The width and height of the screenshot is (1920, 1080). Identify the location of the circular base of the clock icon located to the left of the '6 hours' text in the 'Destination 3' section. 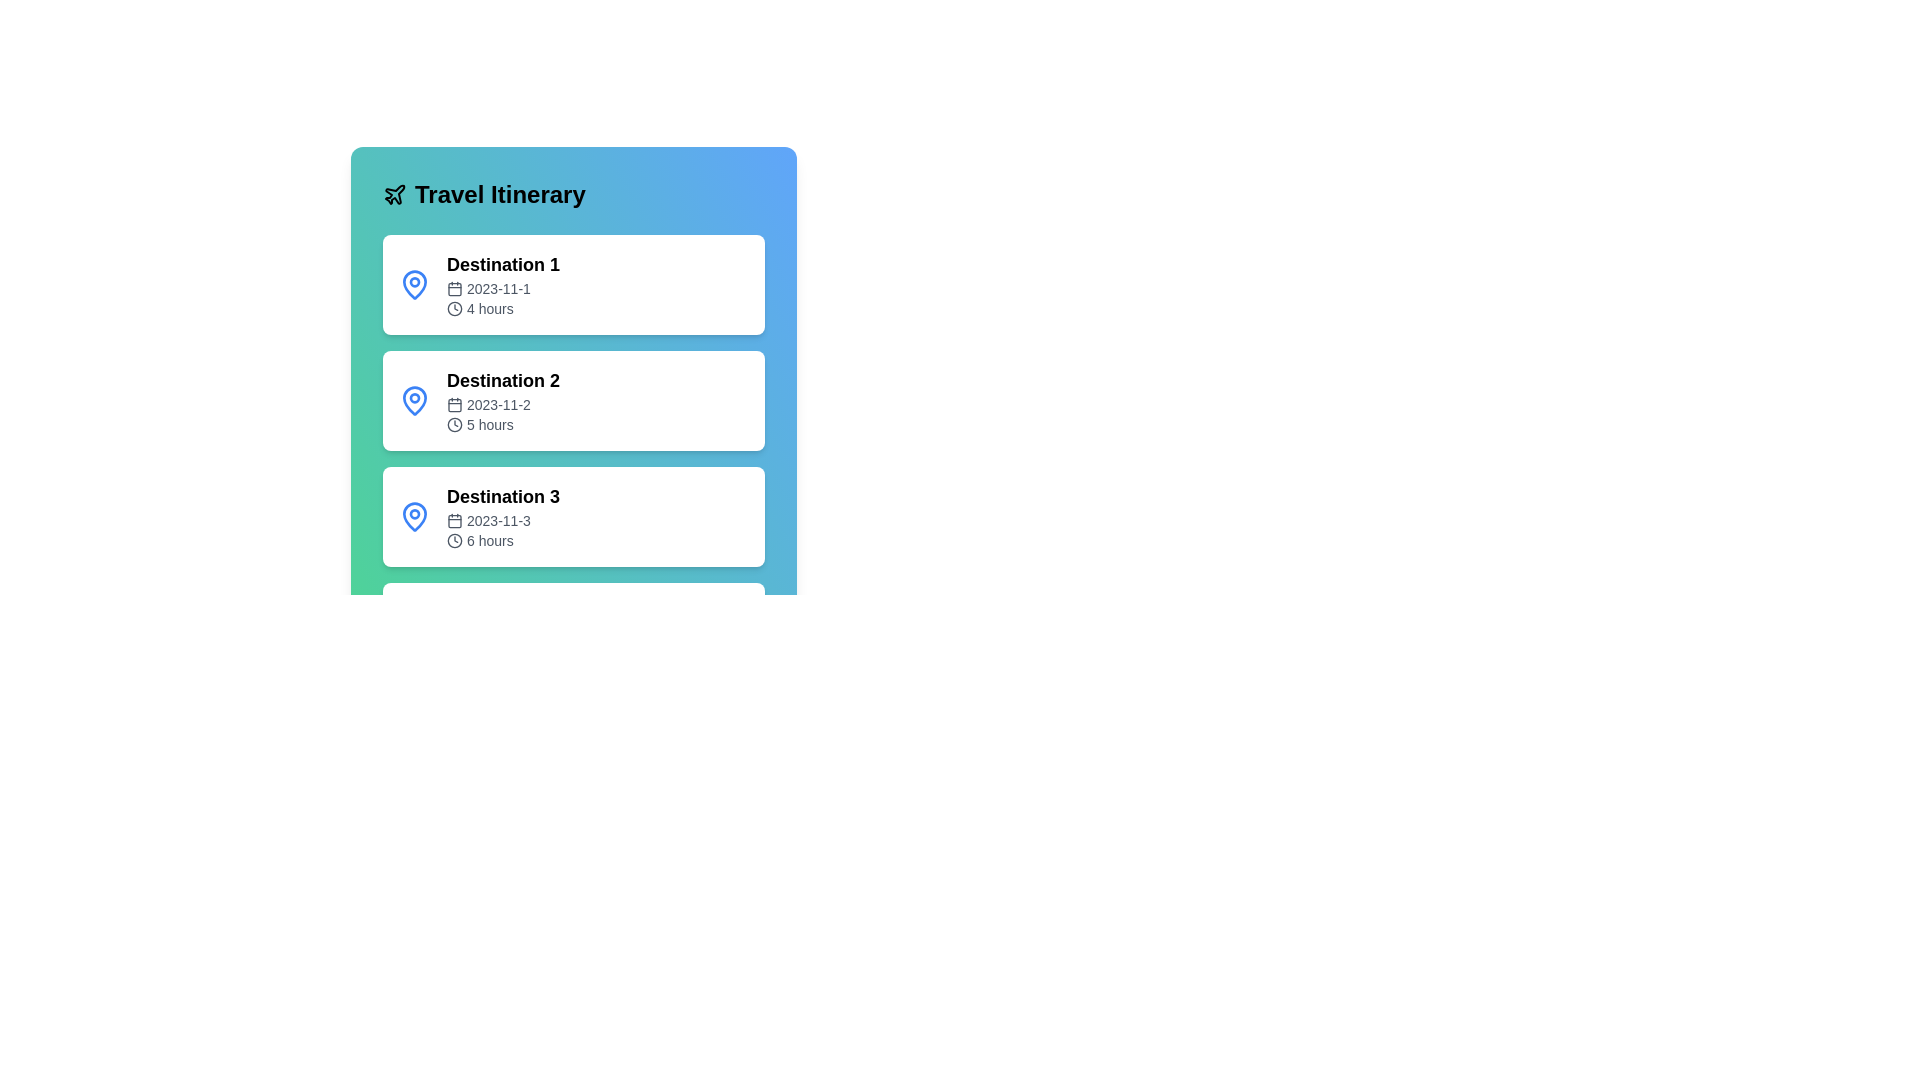
(454, 540).